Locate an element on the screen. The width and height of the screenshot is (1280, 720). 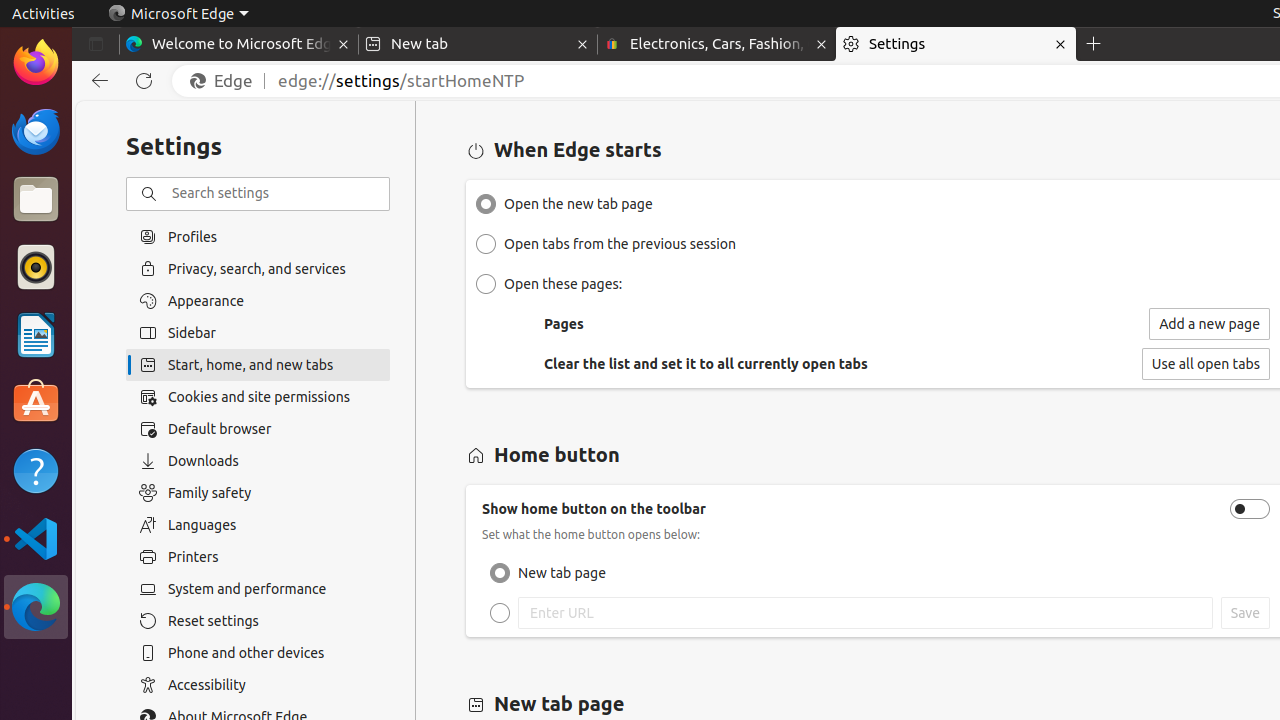
'Help' is located at coordinates (35, 471).